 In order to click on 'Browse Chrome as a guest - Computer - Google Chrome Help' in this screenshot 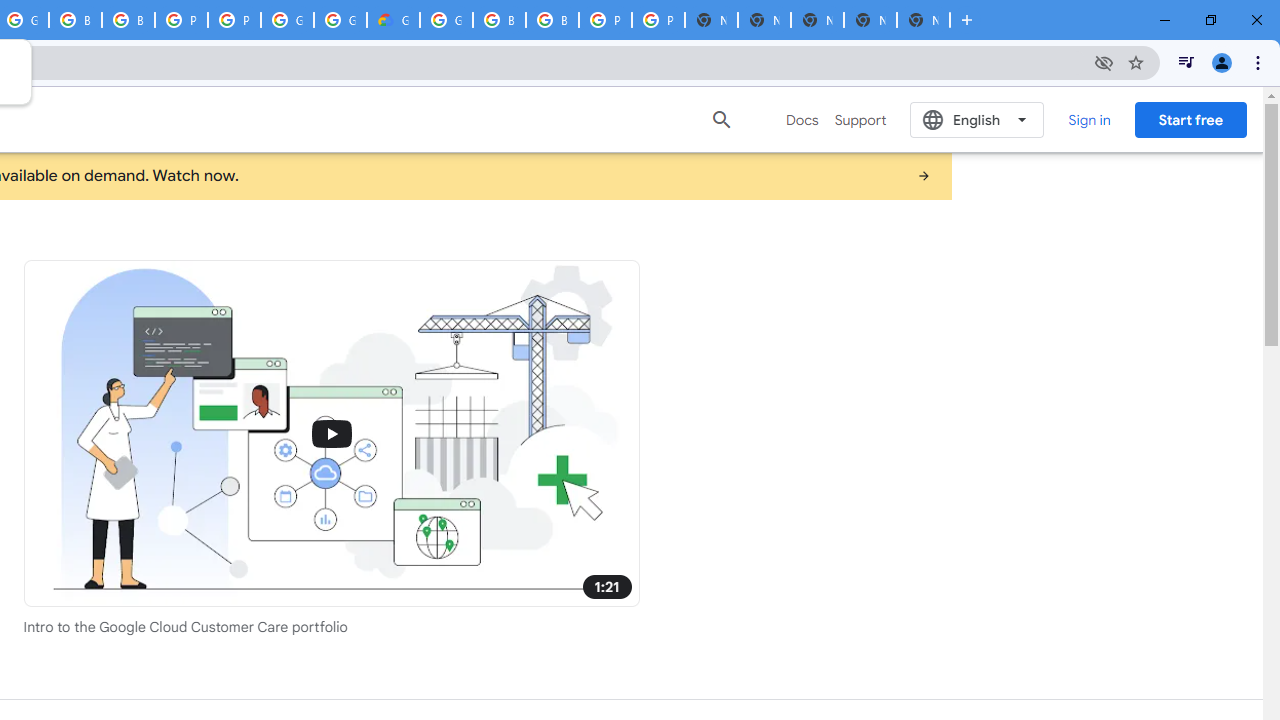, I will do `click(75, 20)`.